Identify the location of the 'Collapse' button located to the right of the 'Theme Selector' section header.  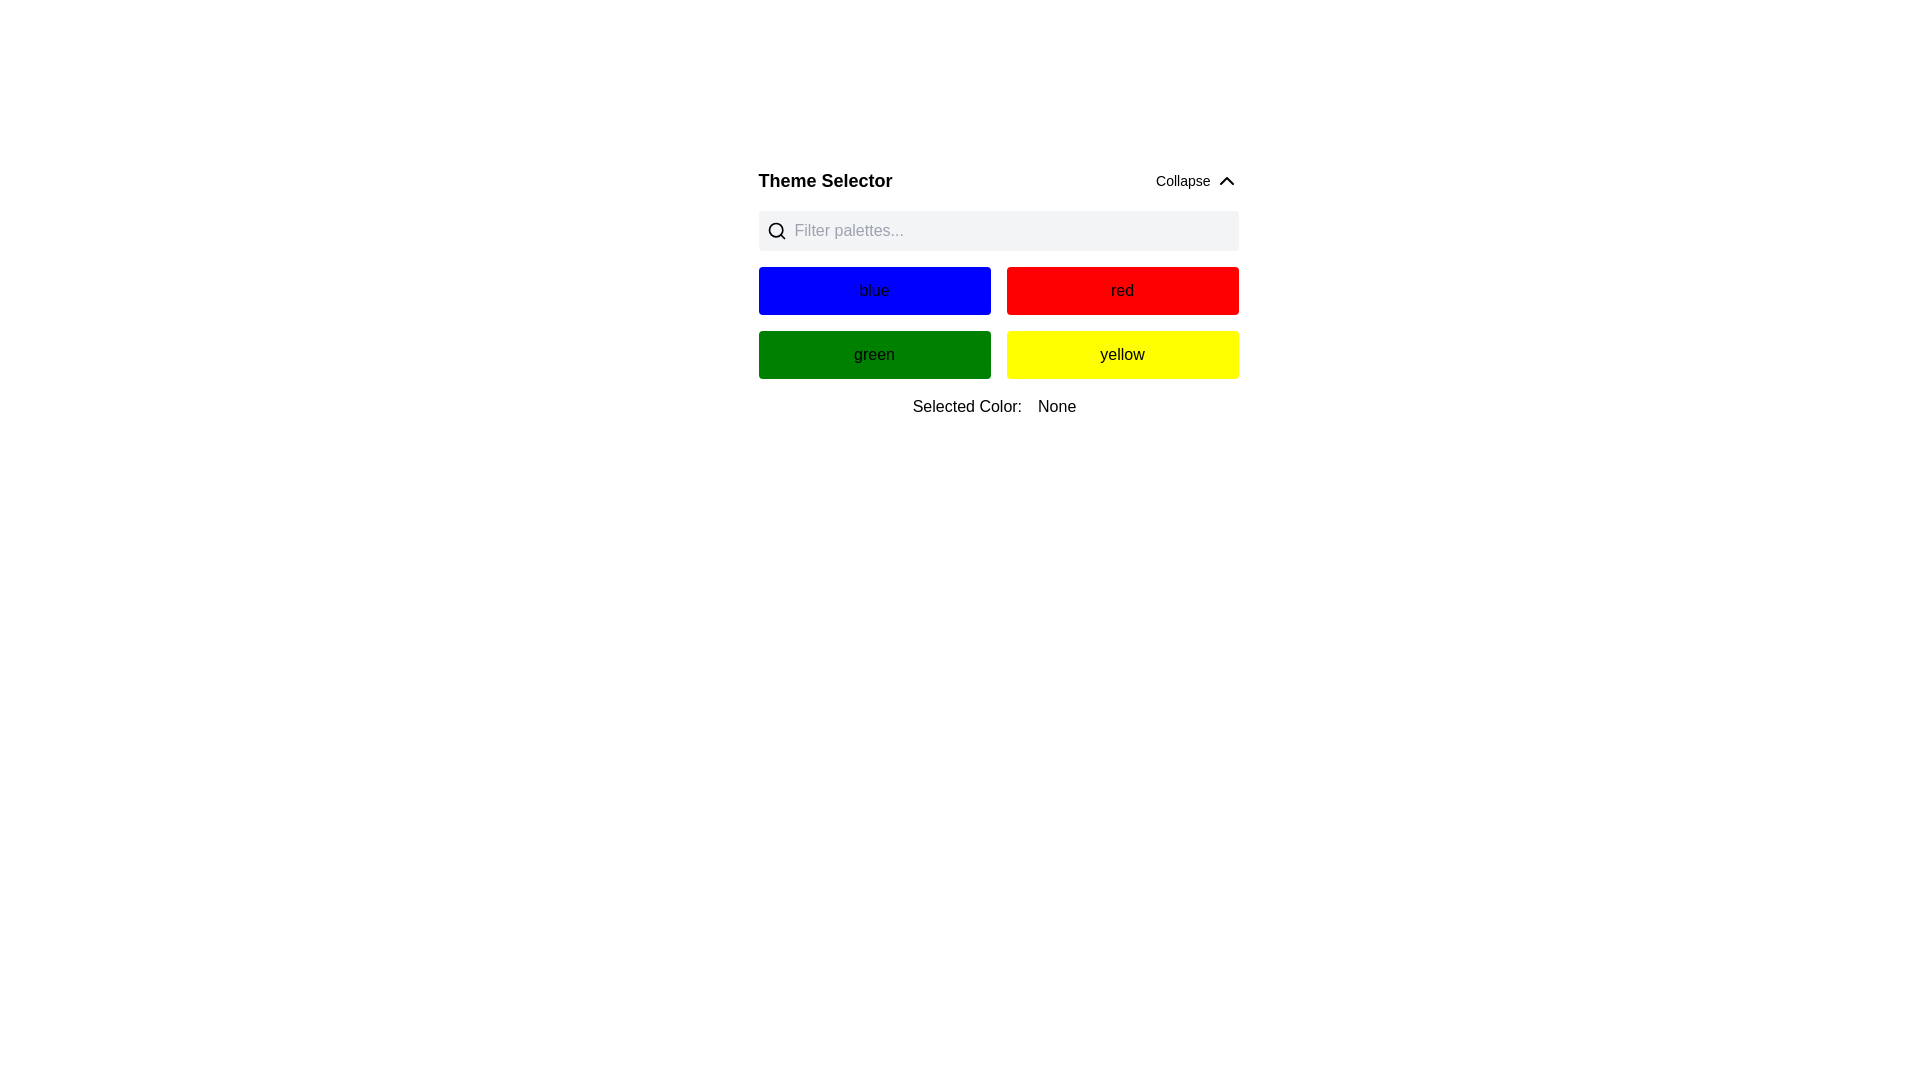
(1197, 181).